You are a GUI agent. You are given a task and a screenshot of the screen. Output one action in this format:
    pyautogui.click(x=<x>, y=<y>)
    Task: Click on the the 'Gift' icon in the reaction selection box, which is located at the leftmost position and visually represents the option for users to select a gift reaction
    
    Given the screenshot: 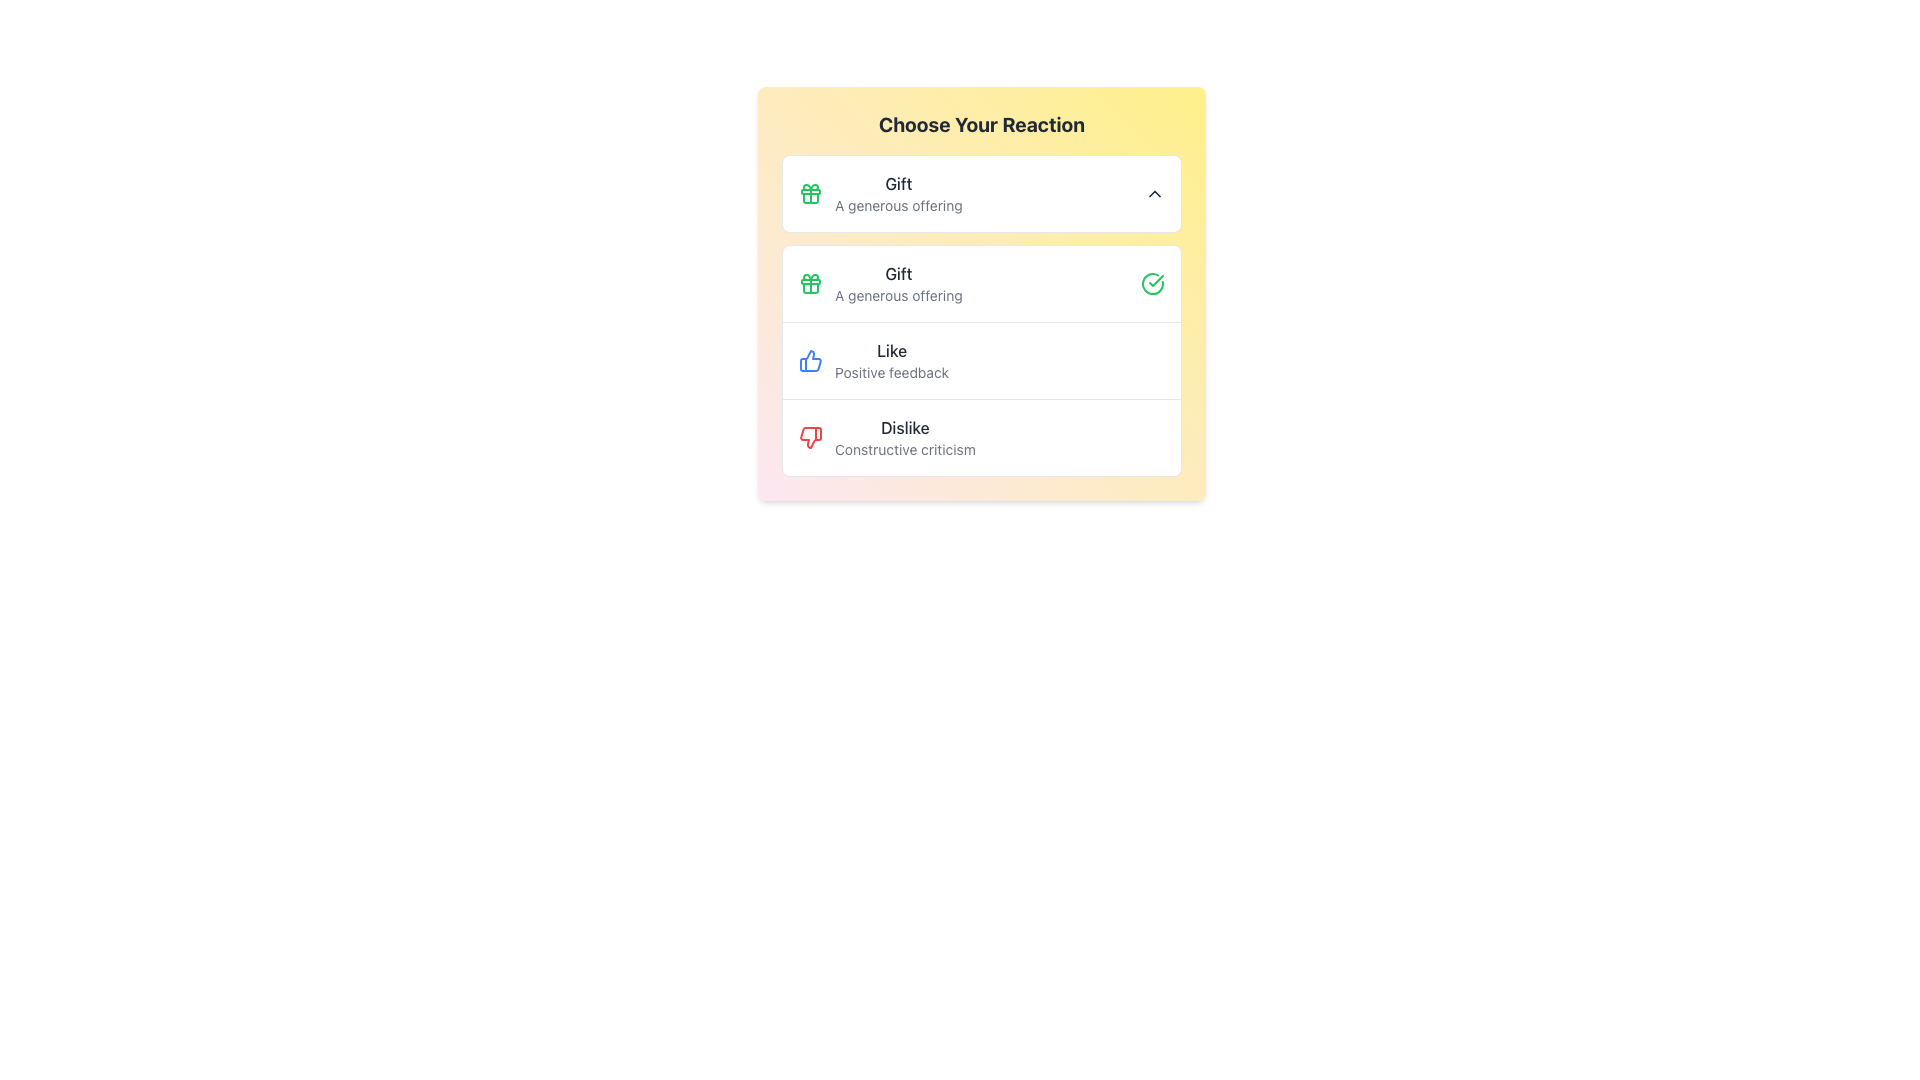 What is the action you would take?
    pyautogui.click(x=811, y=193)
    